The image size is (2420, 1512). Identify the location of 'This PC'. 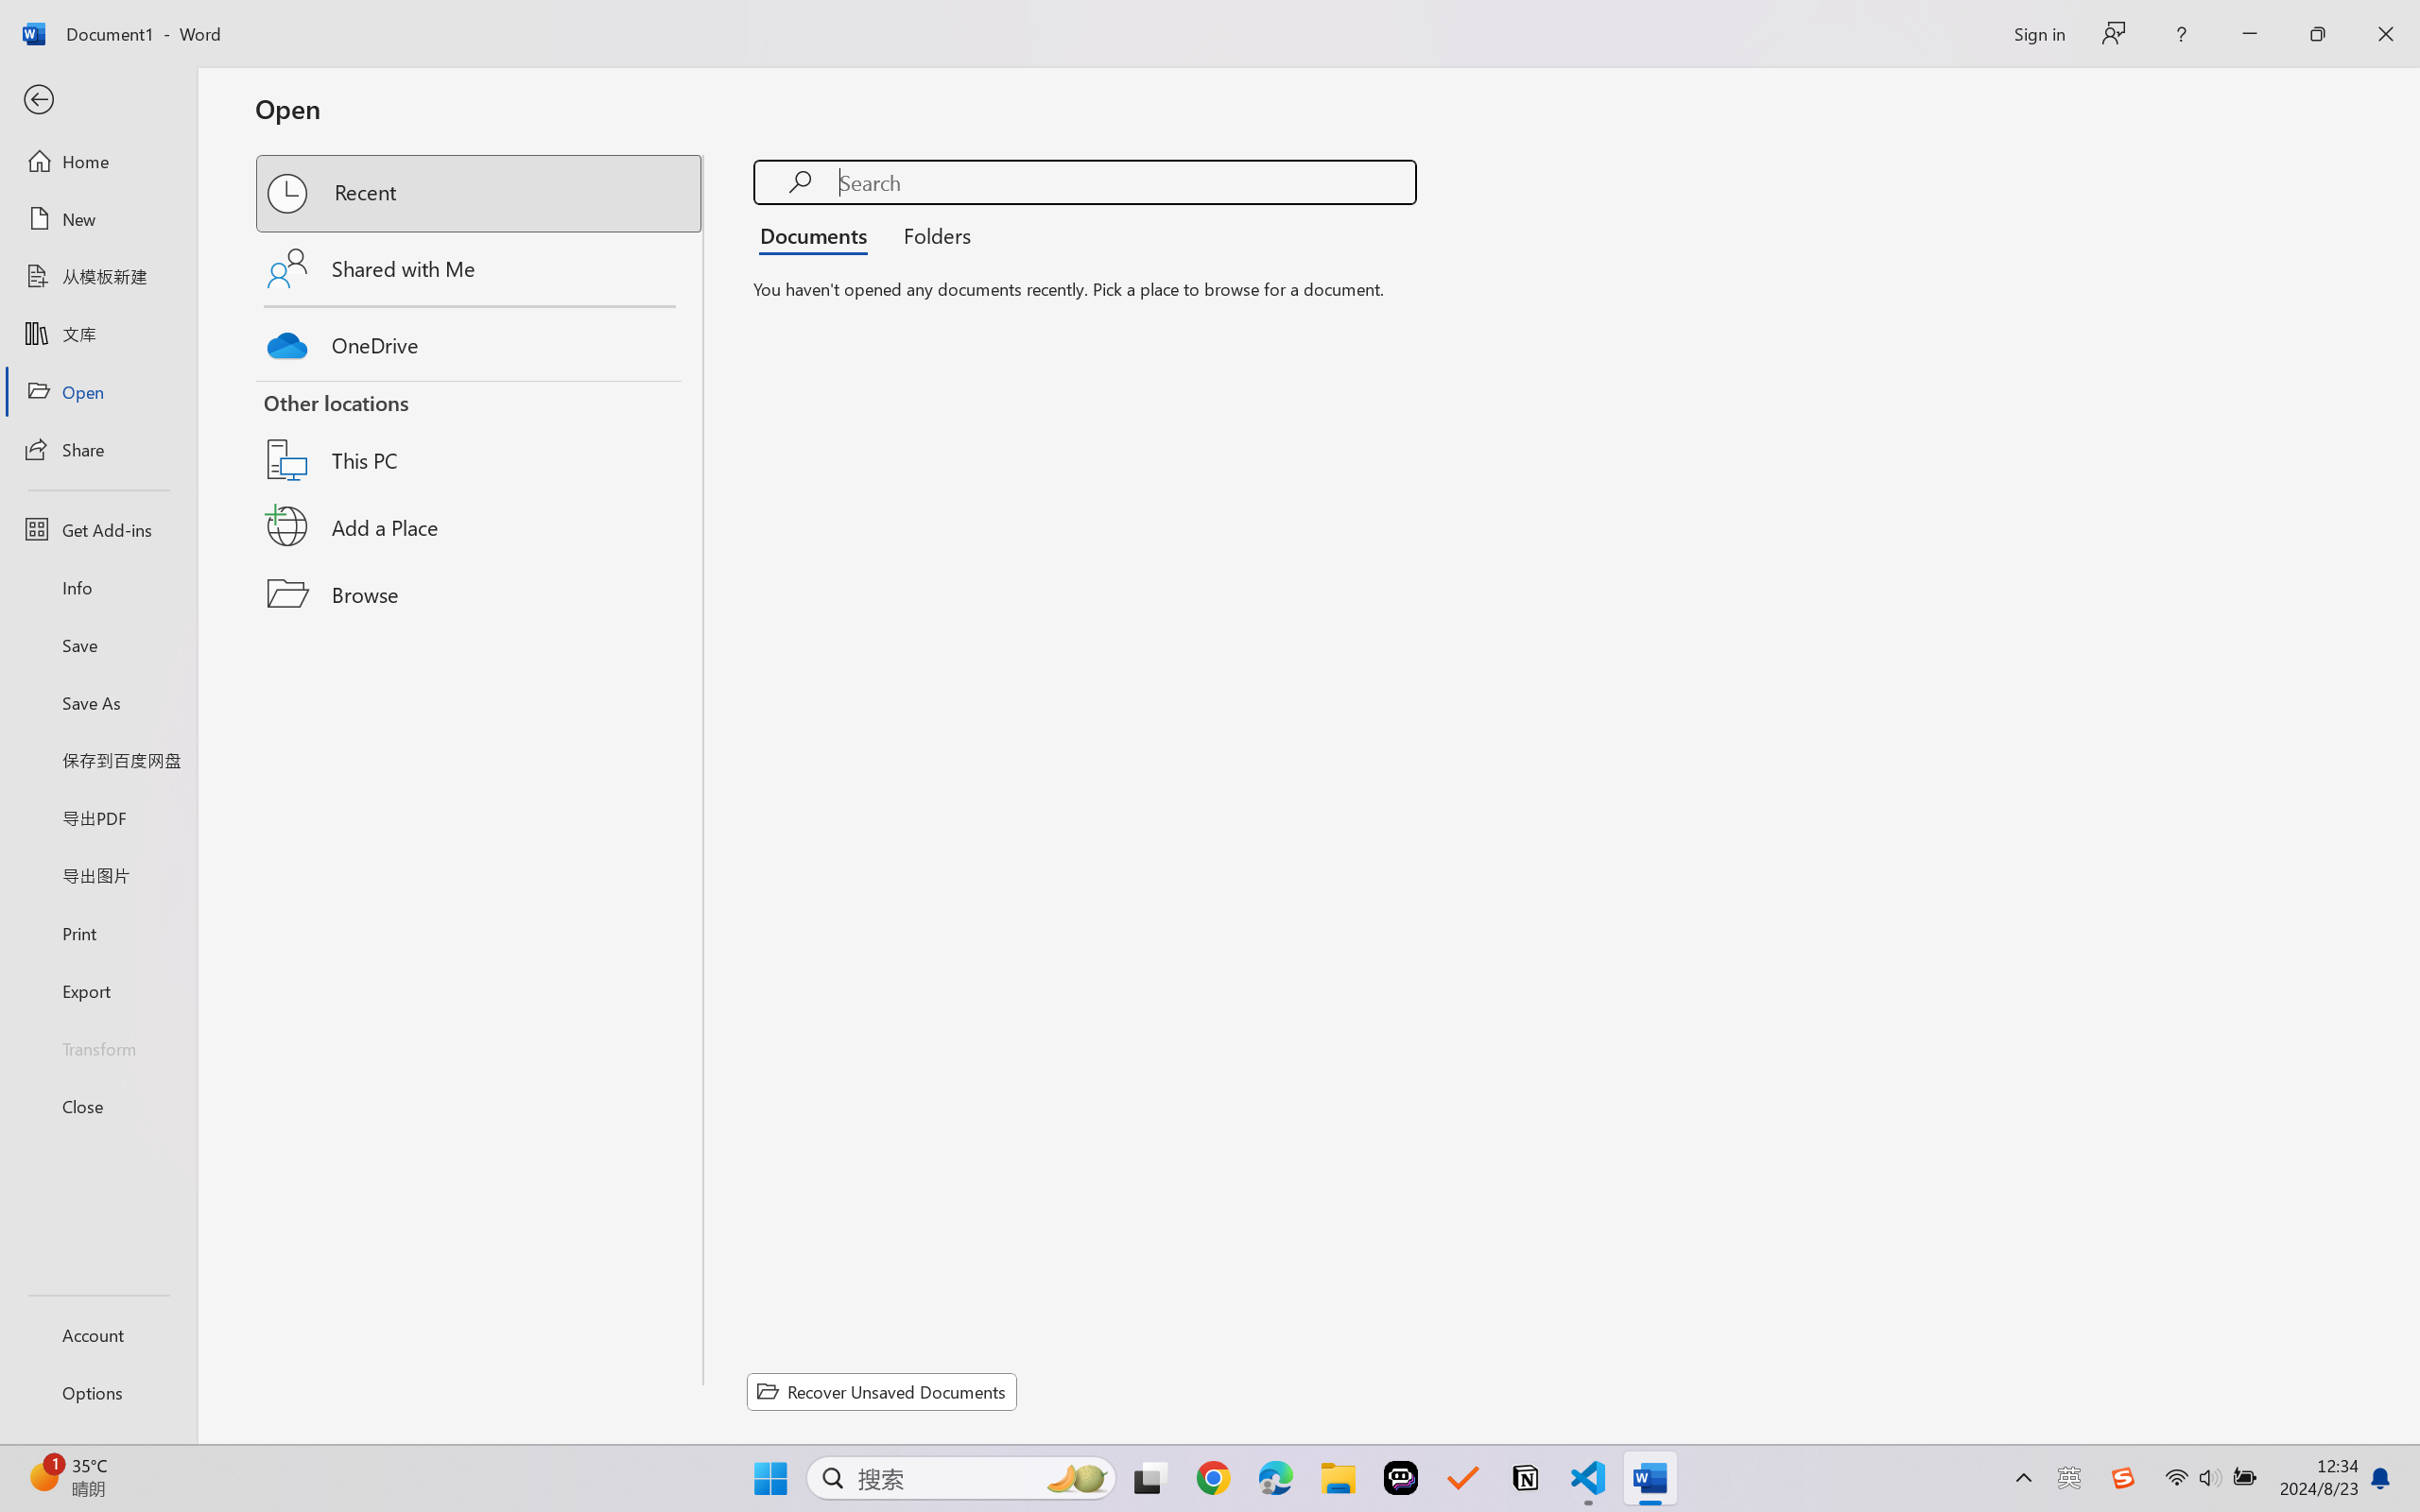
(480, 435).